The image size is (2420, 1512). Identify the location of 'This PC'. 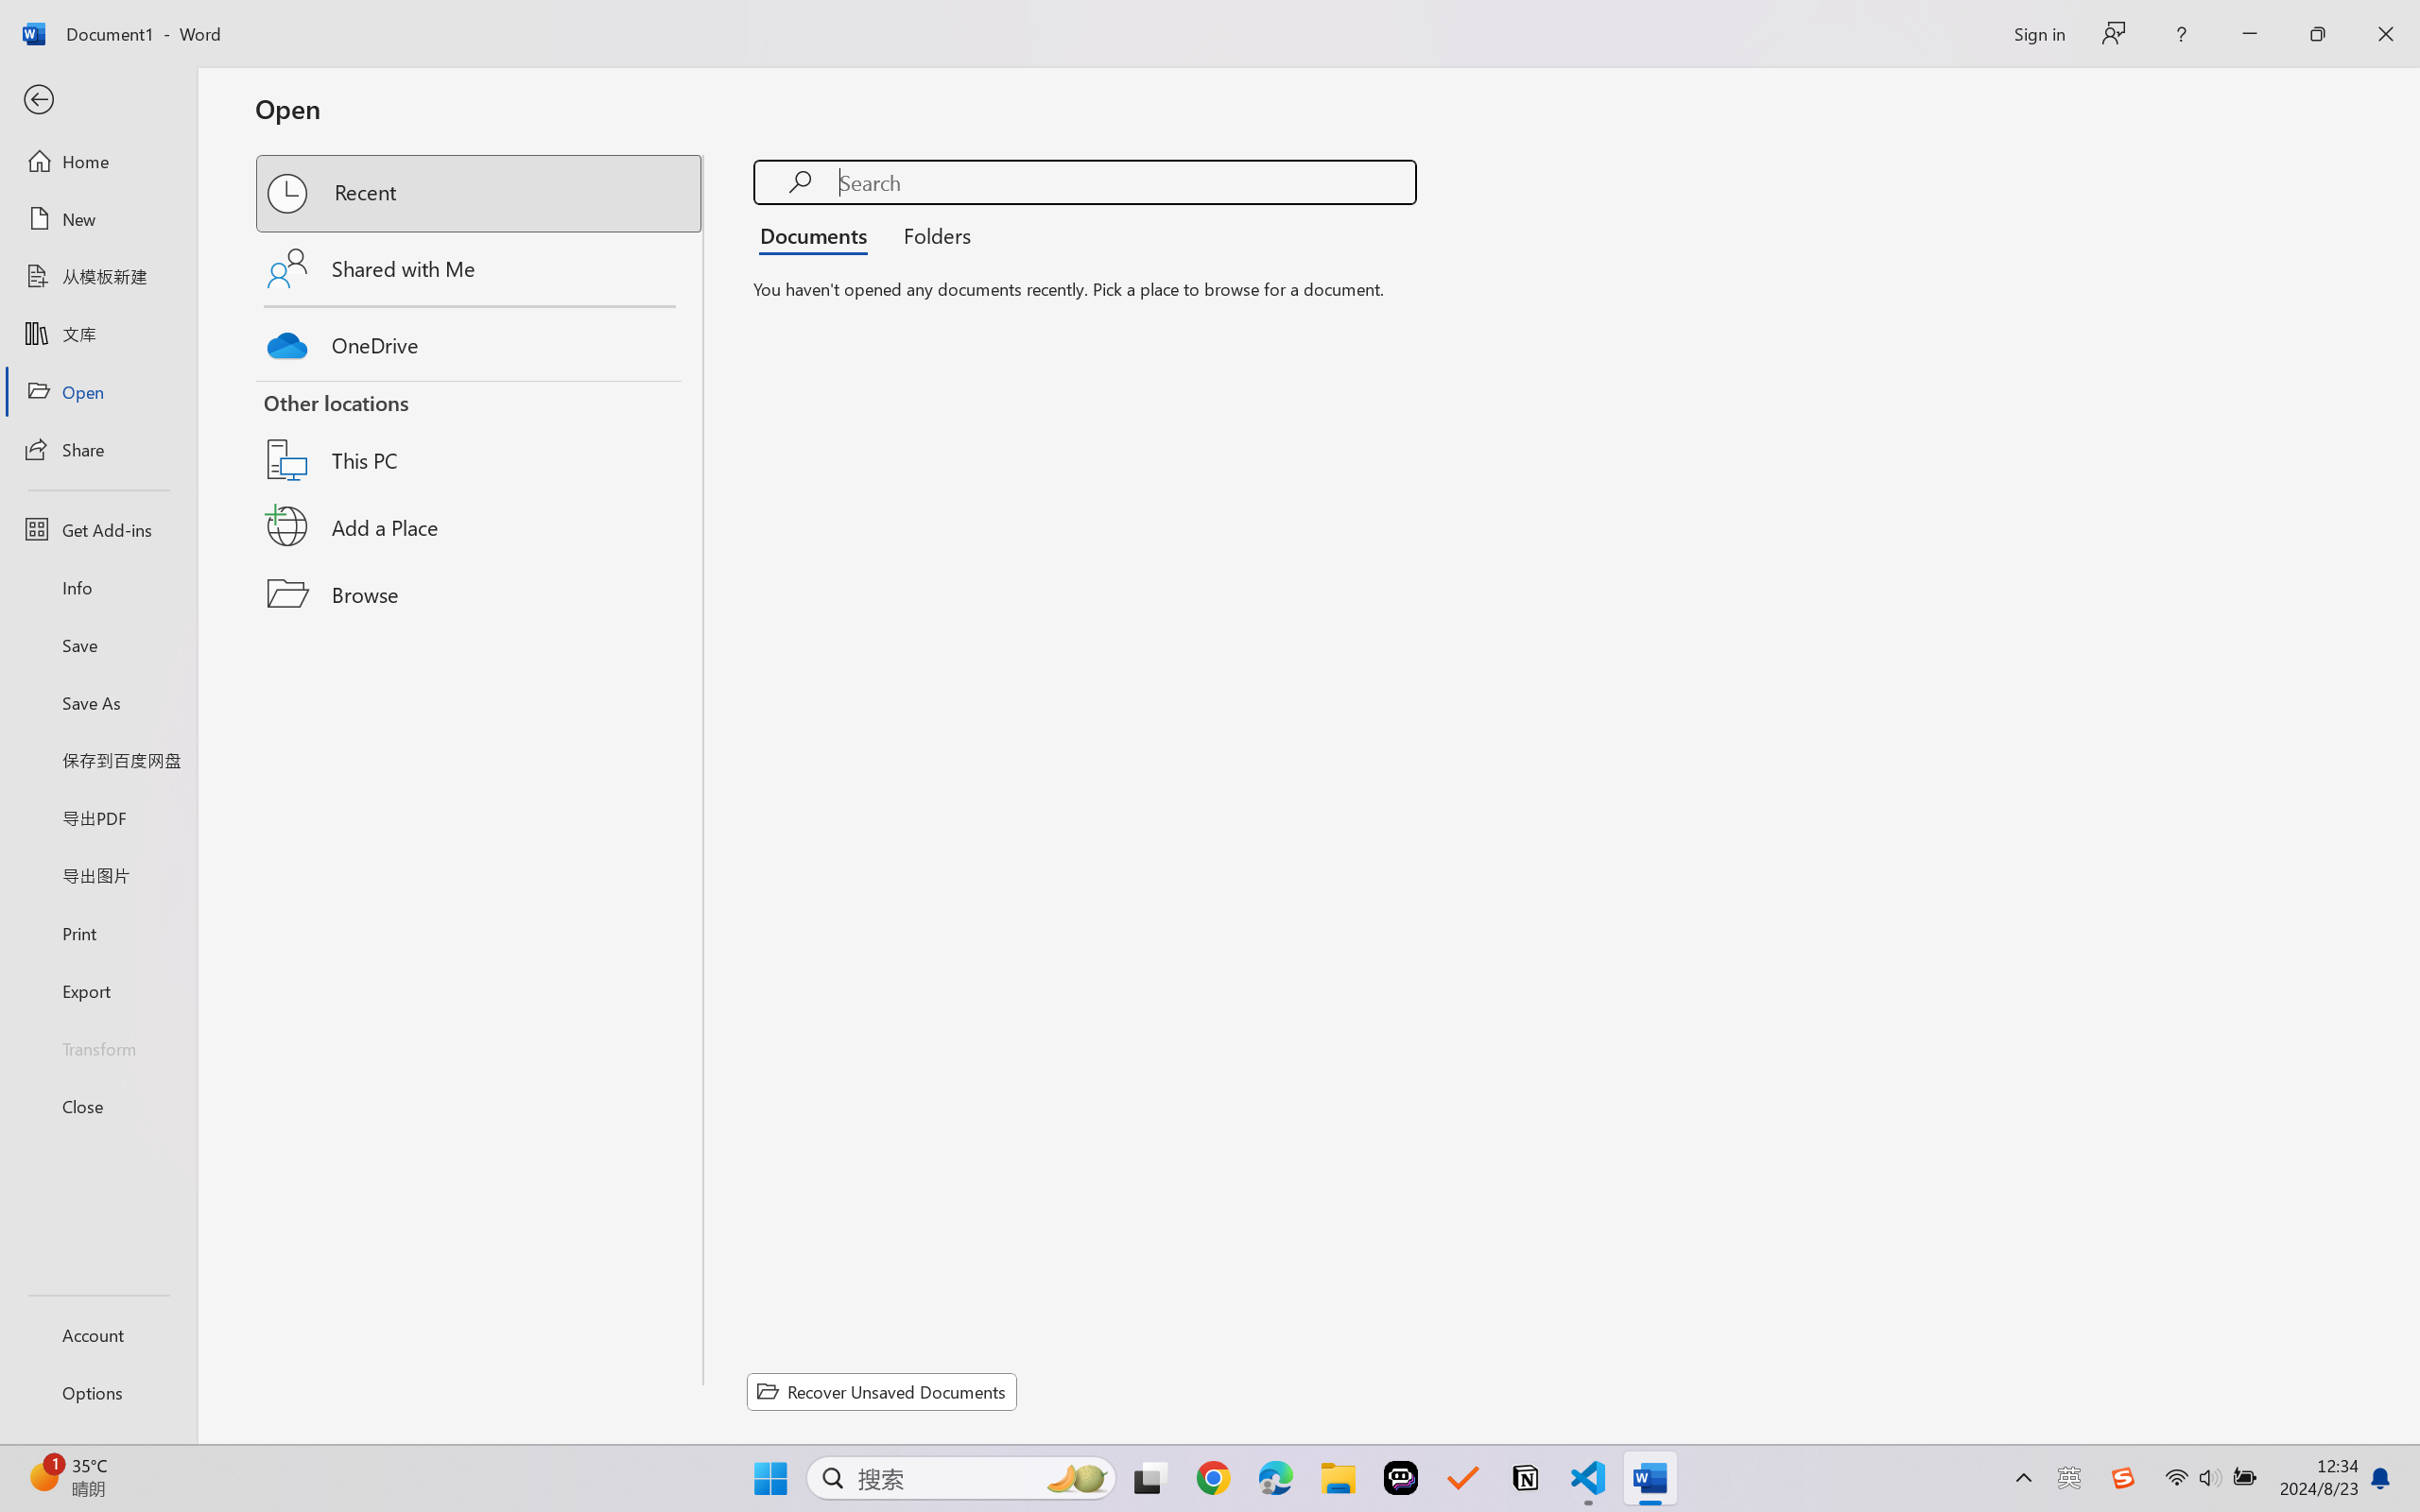
(480, 435).